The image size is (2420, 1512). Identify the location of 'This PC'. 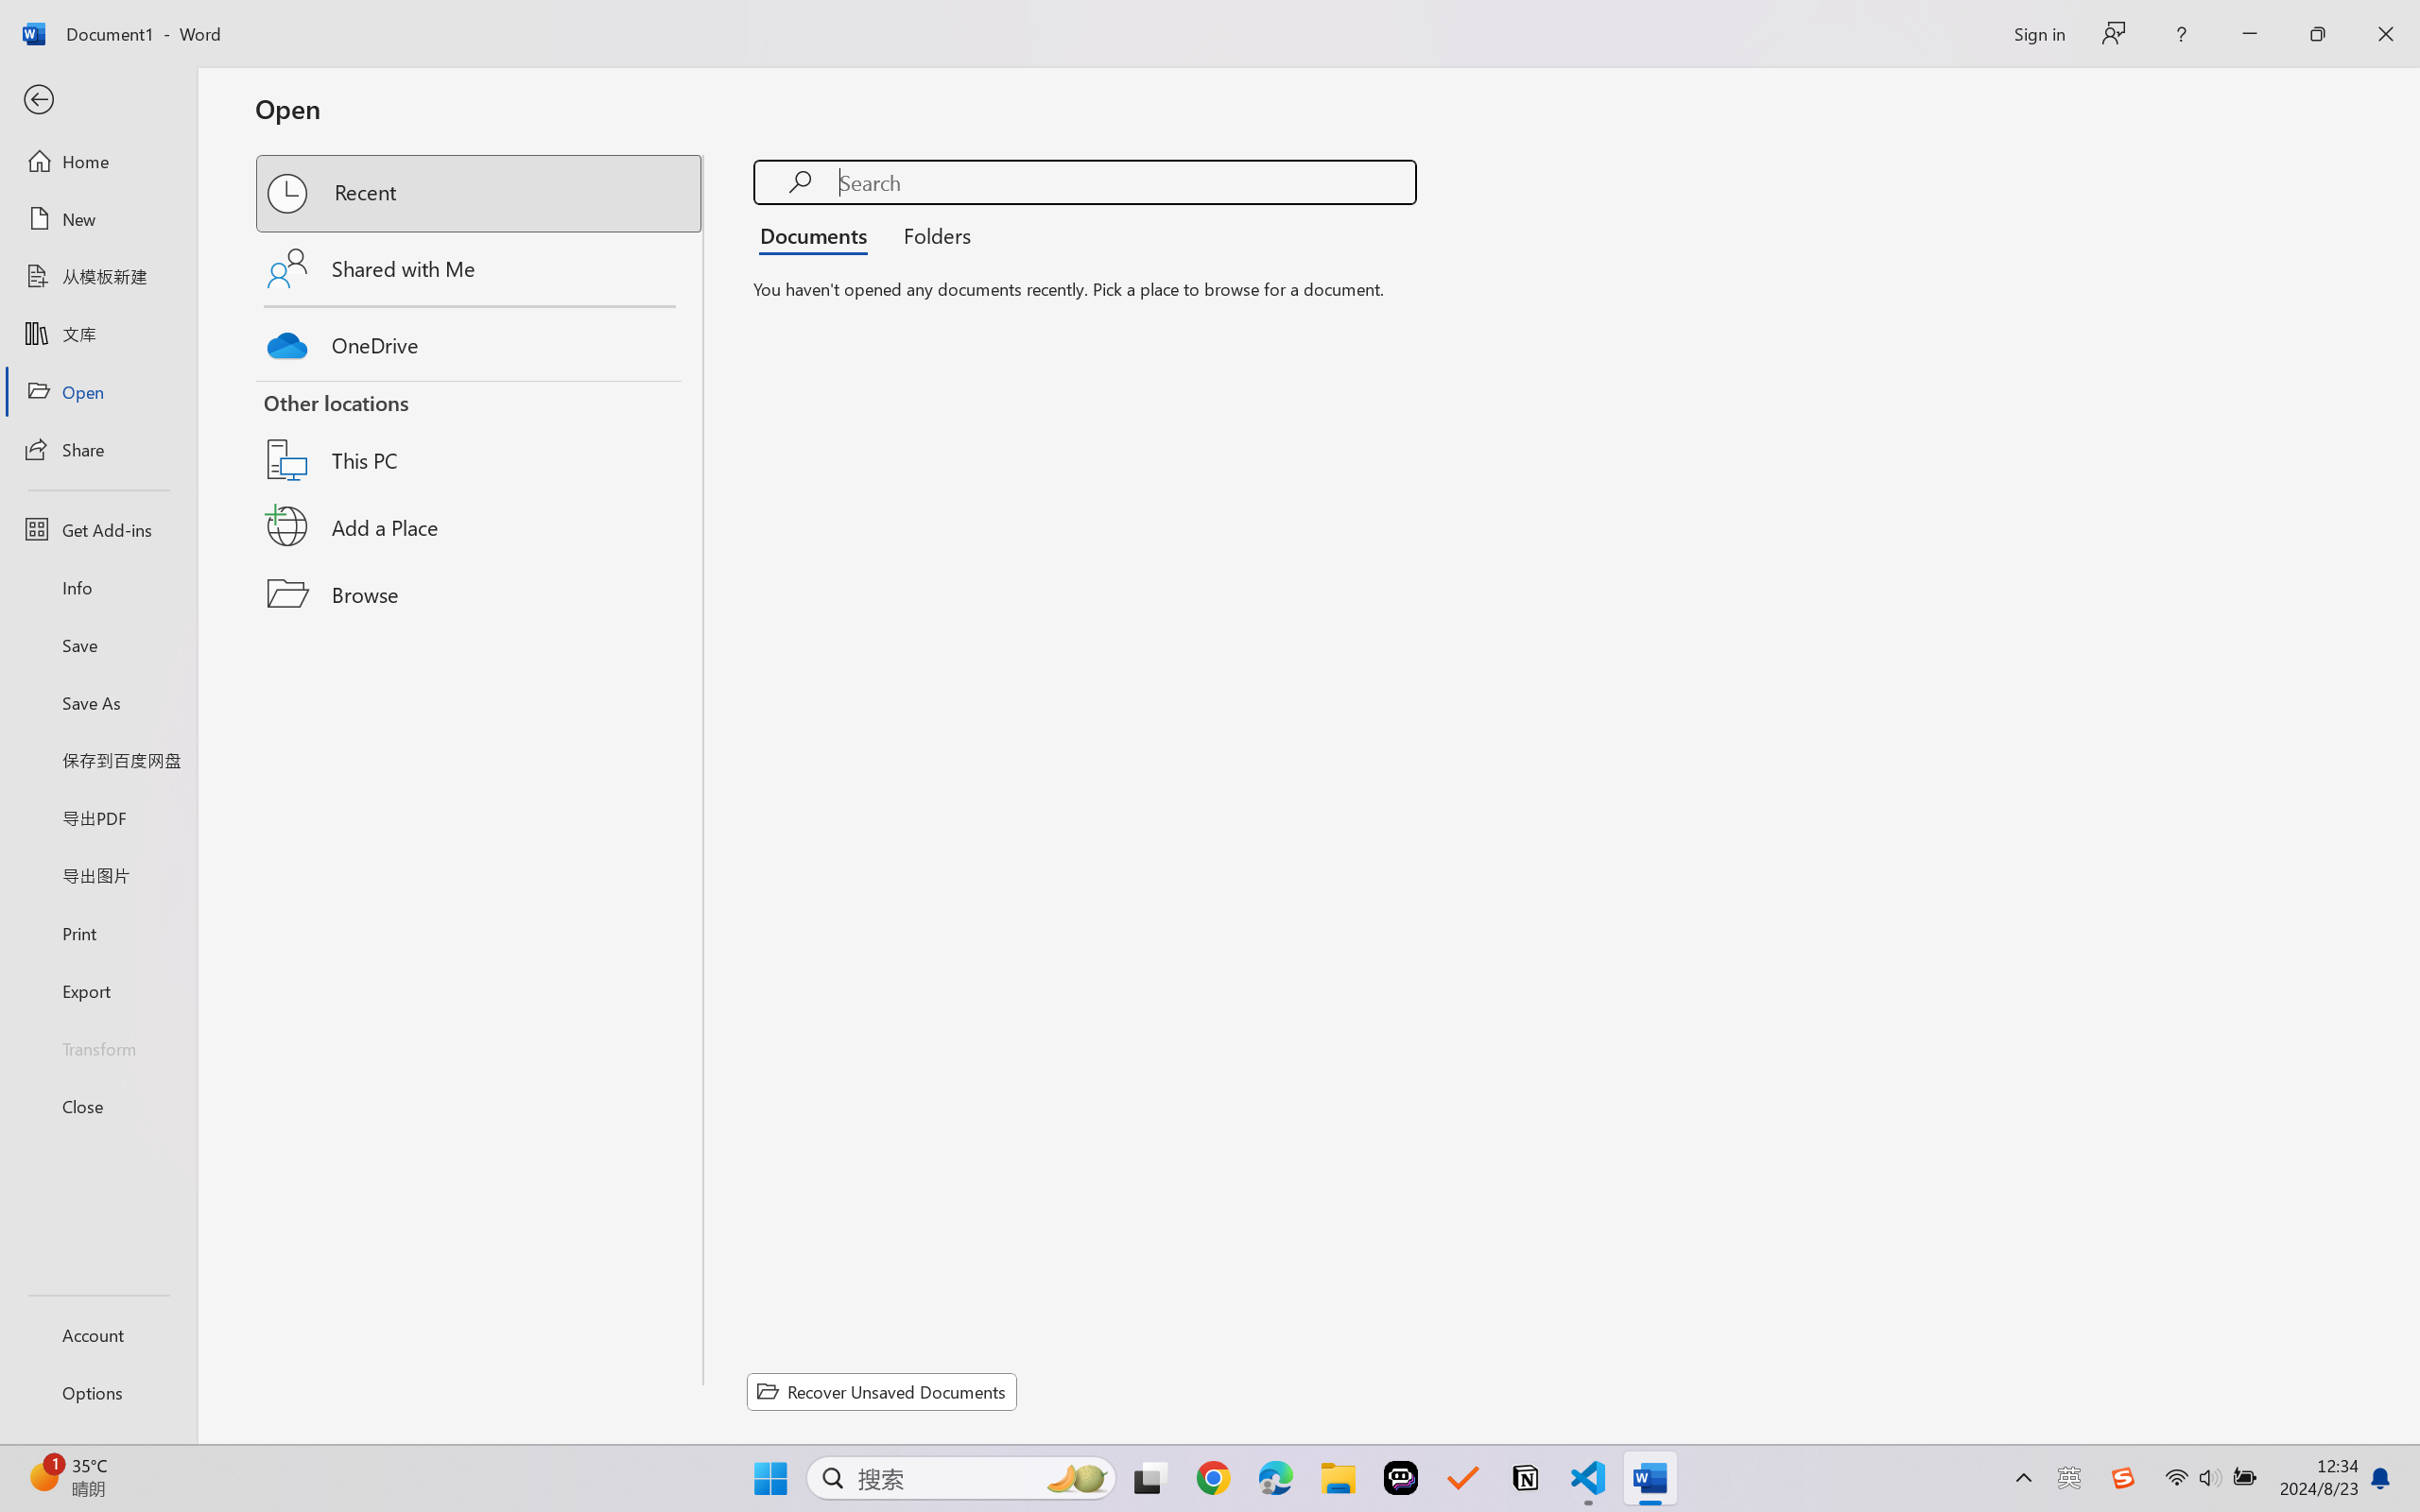
(480, 435).